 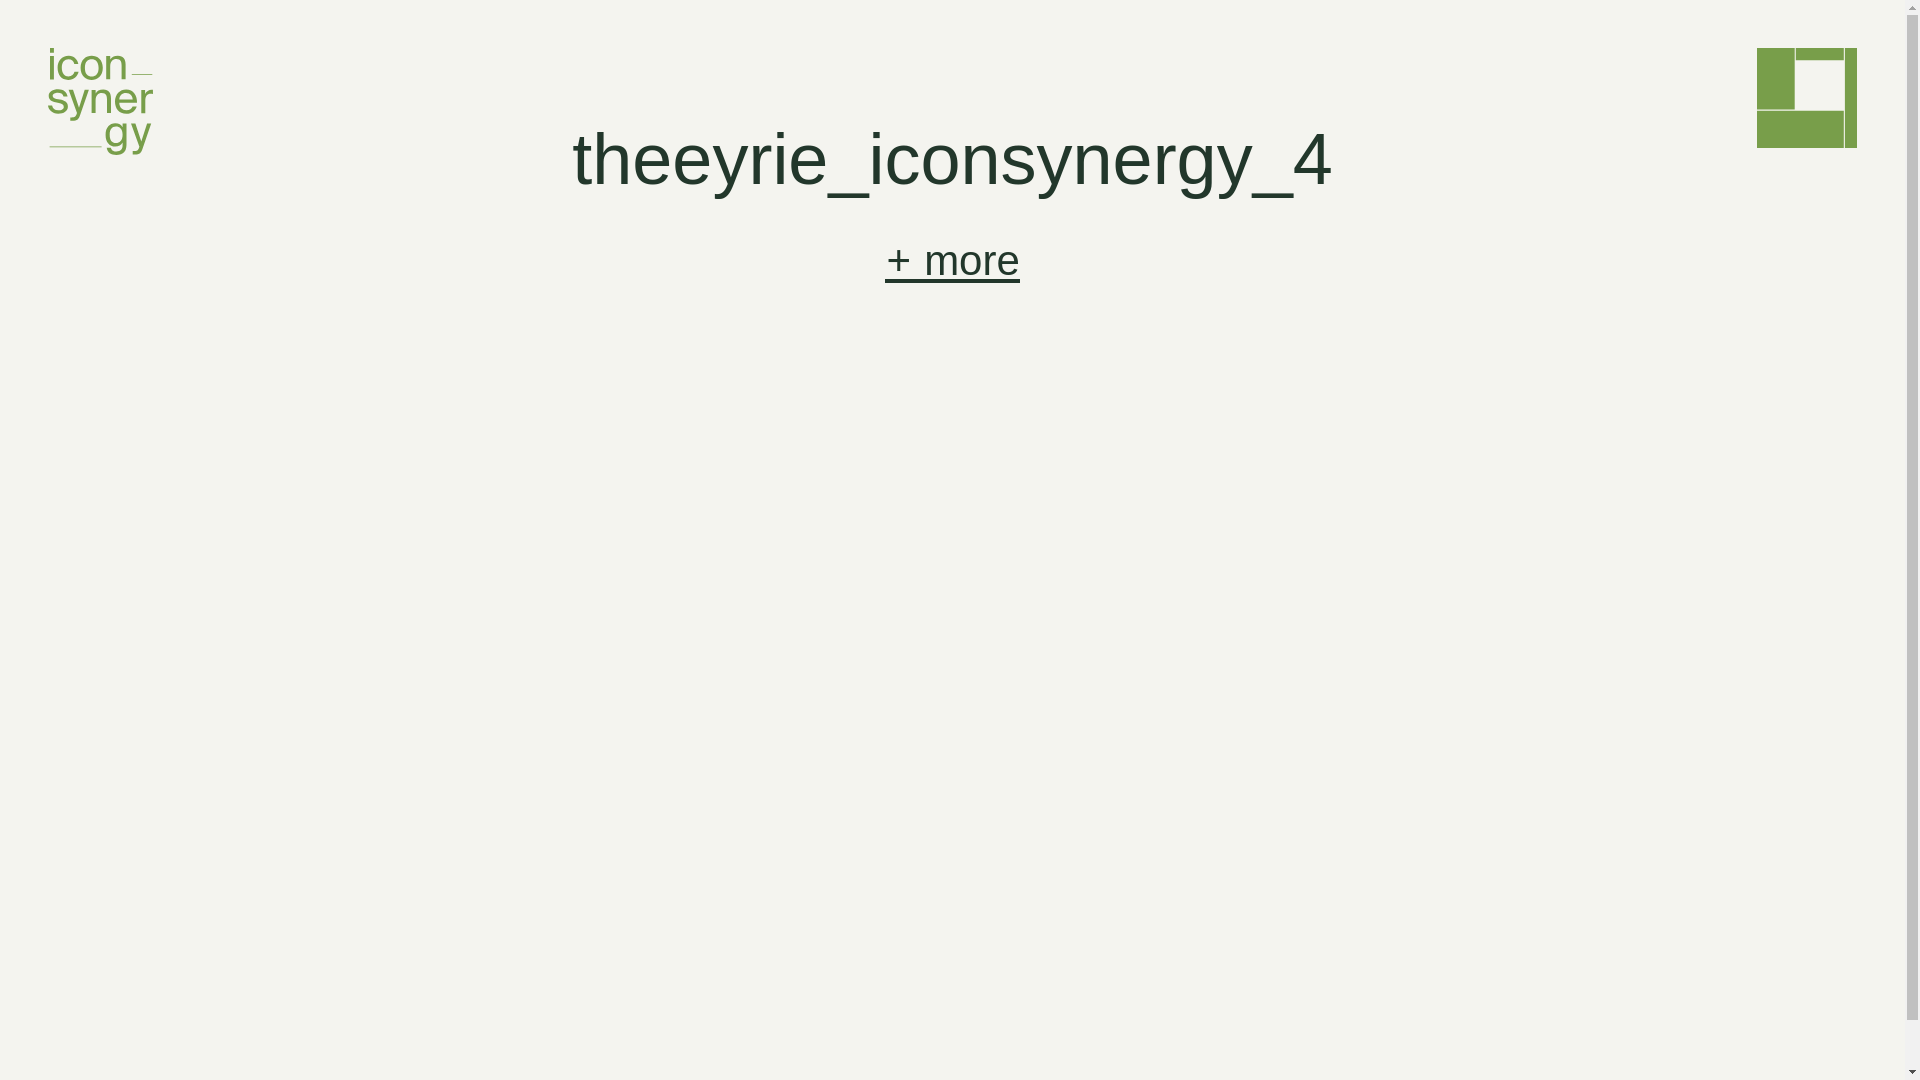 What do you see at coordinates (883, 260) in the screenshot?
I see `'+ more'` at bounding box center [883, 260].